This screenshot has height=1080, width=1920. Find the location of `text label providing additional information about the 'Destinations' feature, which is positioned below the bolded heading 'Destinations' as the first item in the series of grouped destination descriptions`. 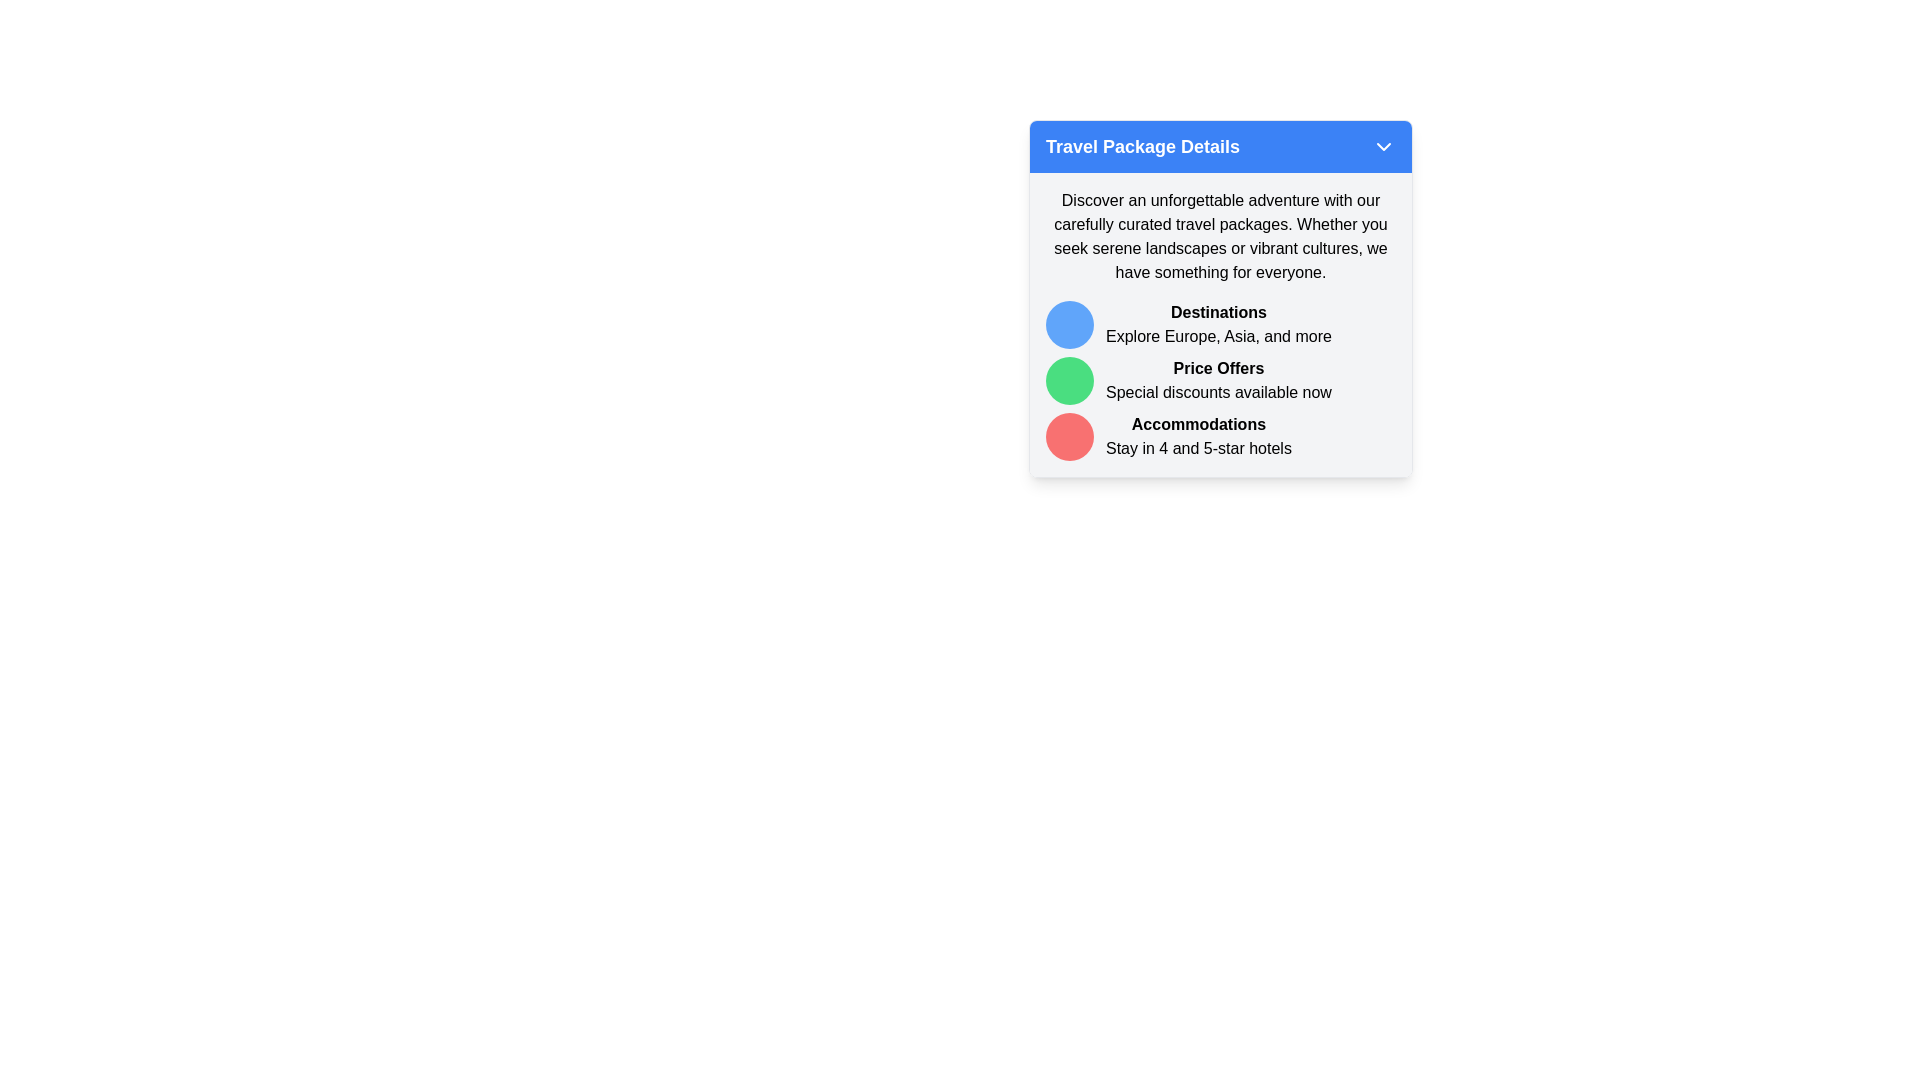

text label providing additional information about the 'Destinations' feature, which is positioned below the bolded heading 'Destinations' as the first item in the series of grouped destination descriptions is located at coordinates (1218, 335).